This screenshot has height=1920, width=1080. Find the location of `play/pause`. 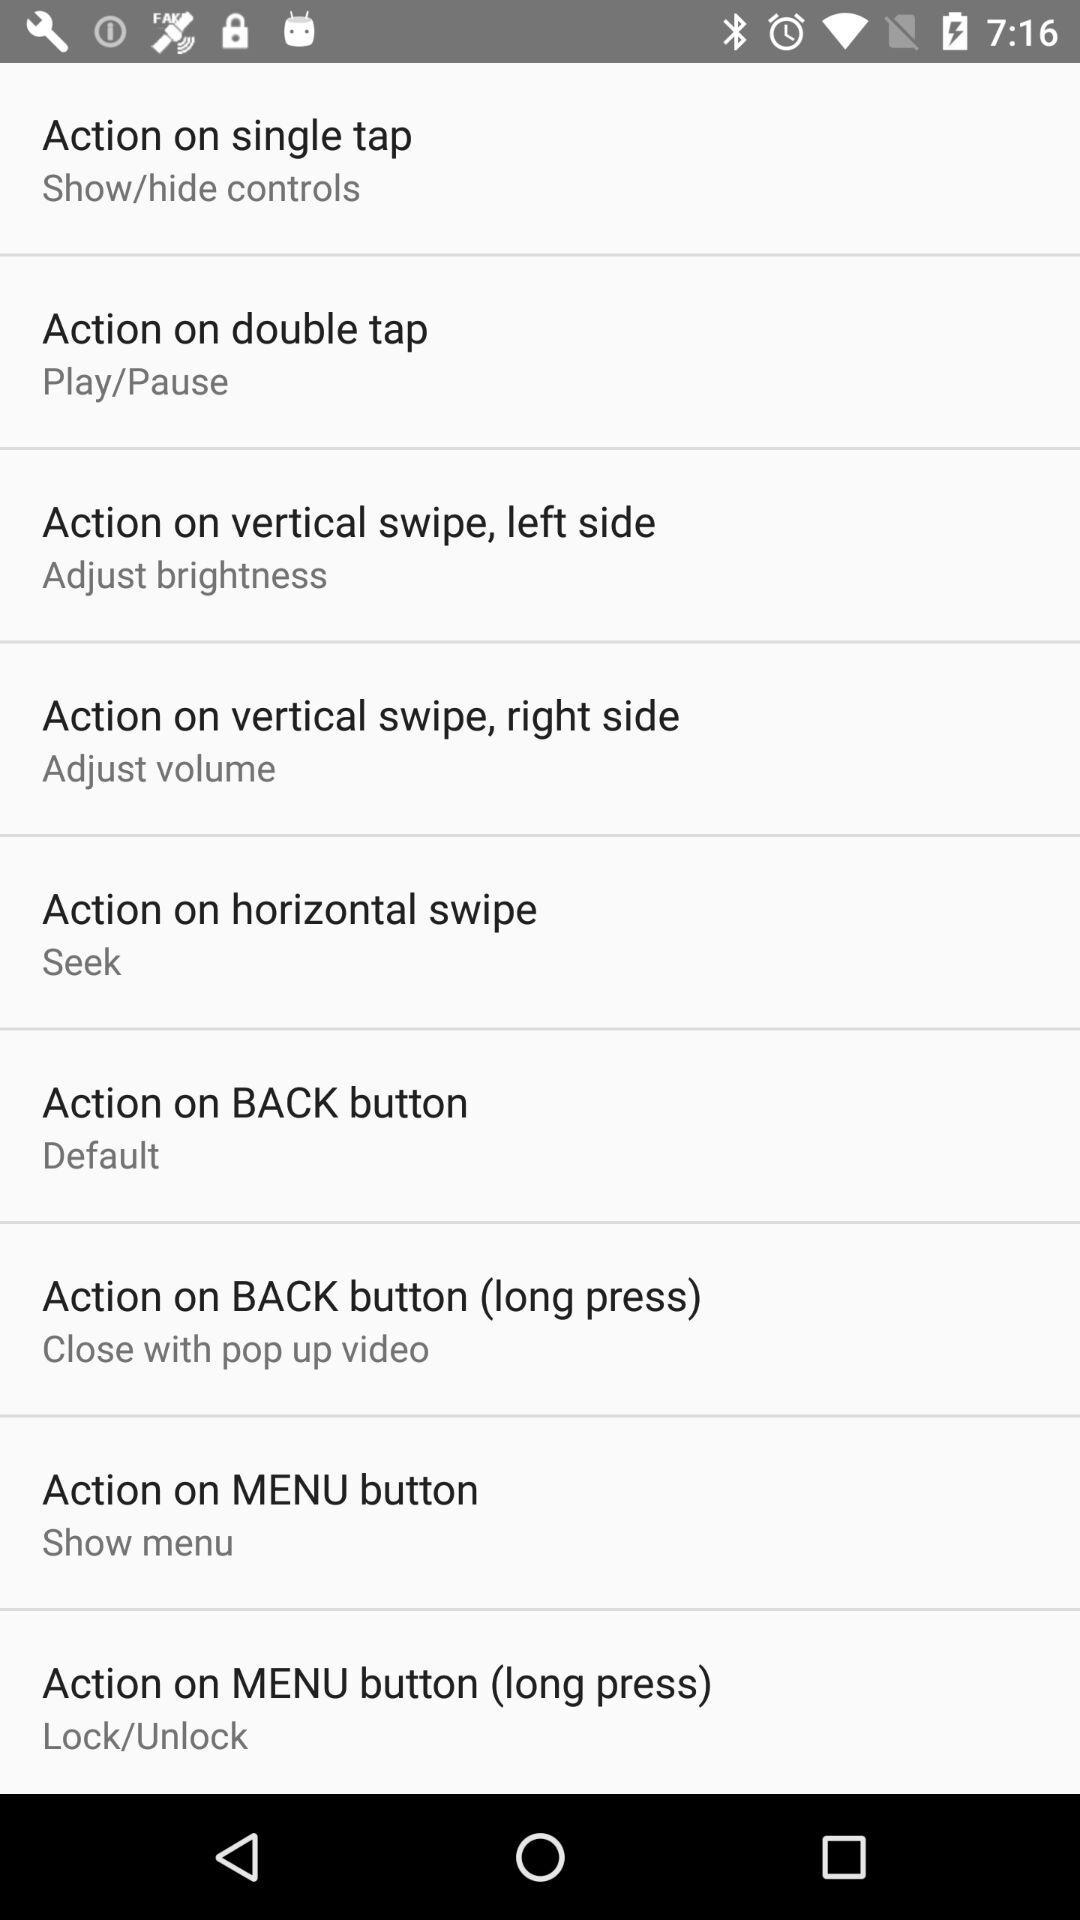

play/pause is located at coordinates (135, 380).